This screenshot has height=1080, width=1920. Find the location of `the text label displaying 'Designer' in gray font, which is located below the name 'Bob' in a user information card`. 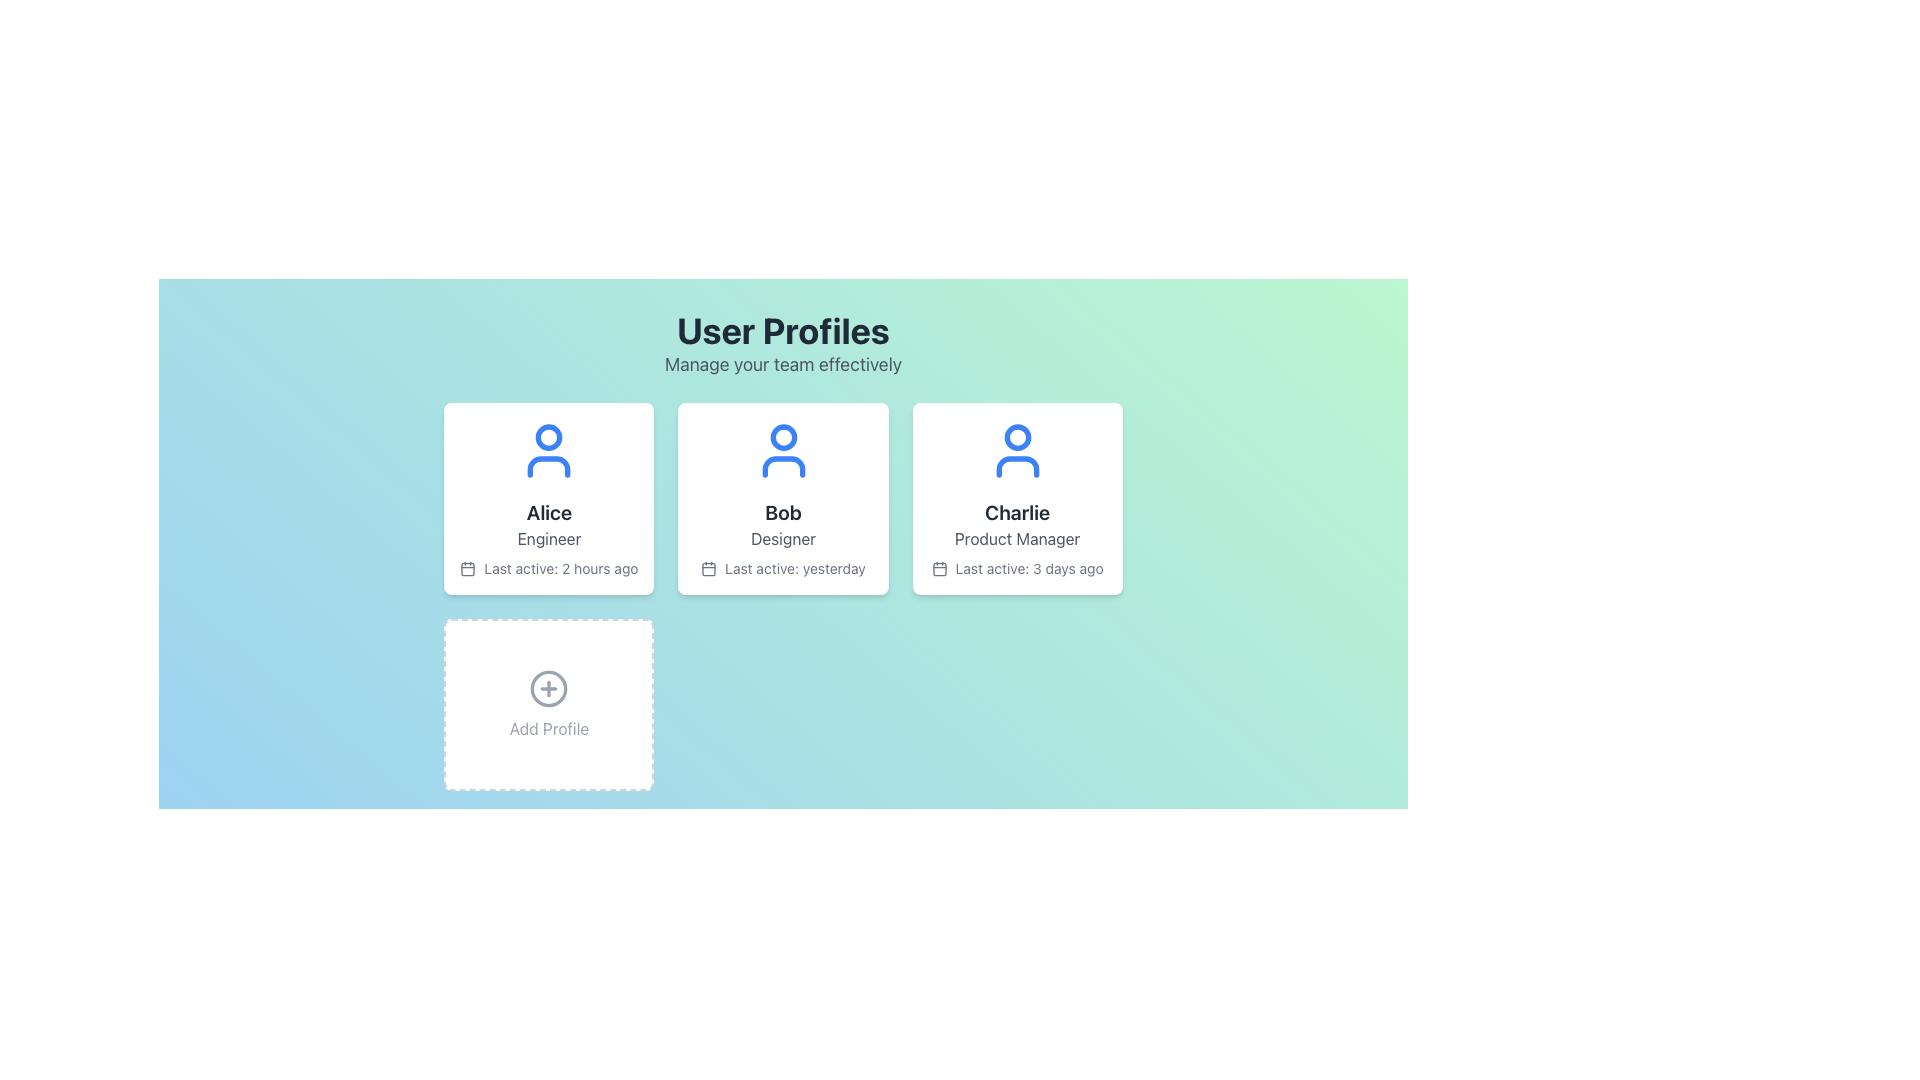

the text label displaying 'Designer' in gray font, which is located below the name 'Bob' in a user information card is located at coordinates (782, 538).